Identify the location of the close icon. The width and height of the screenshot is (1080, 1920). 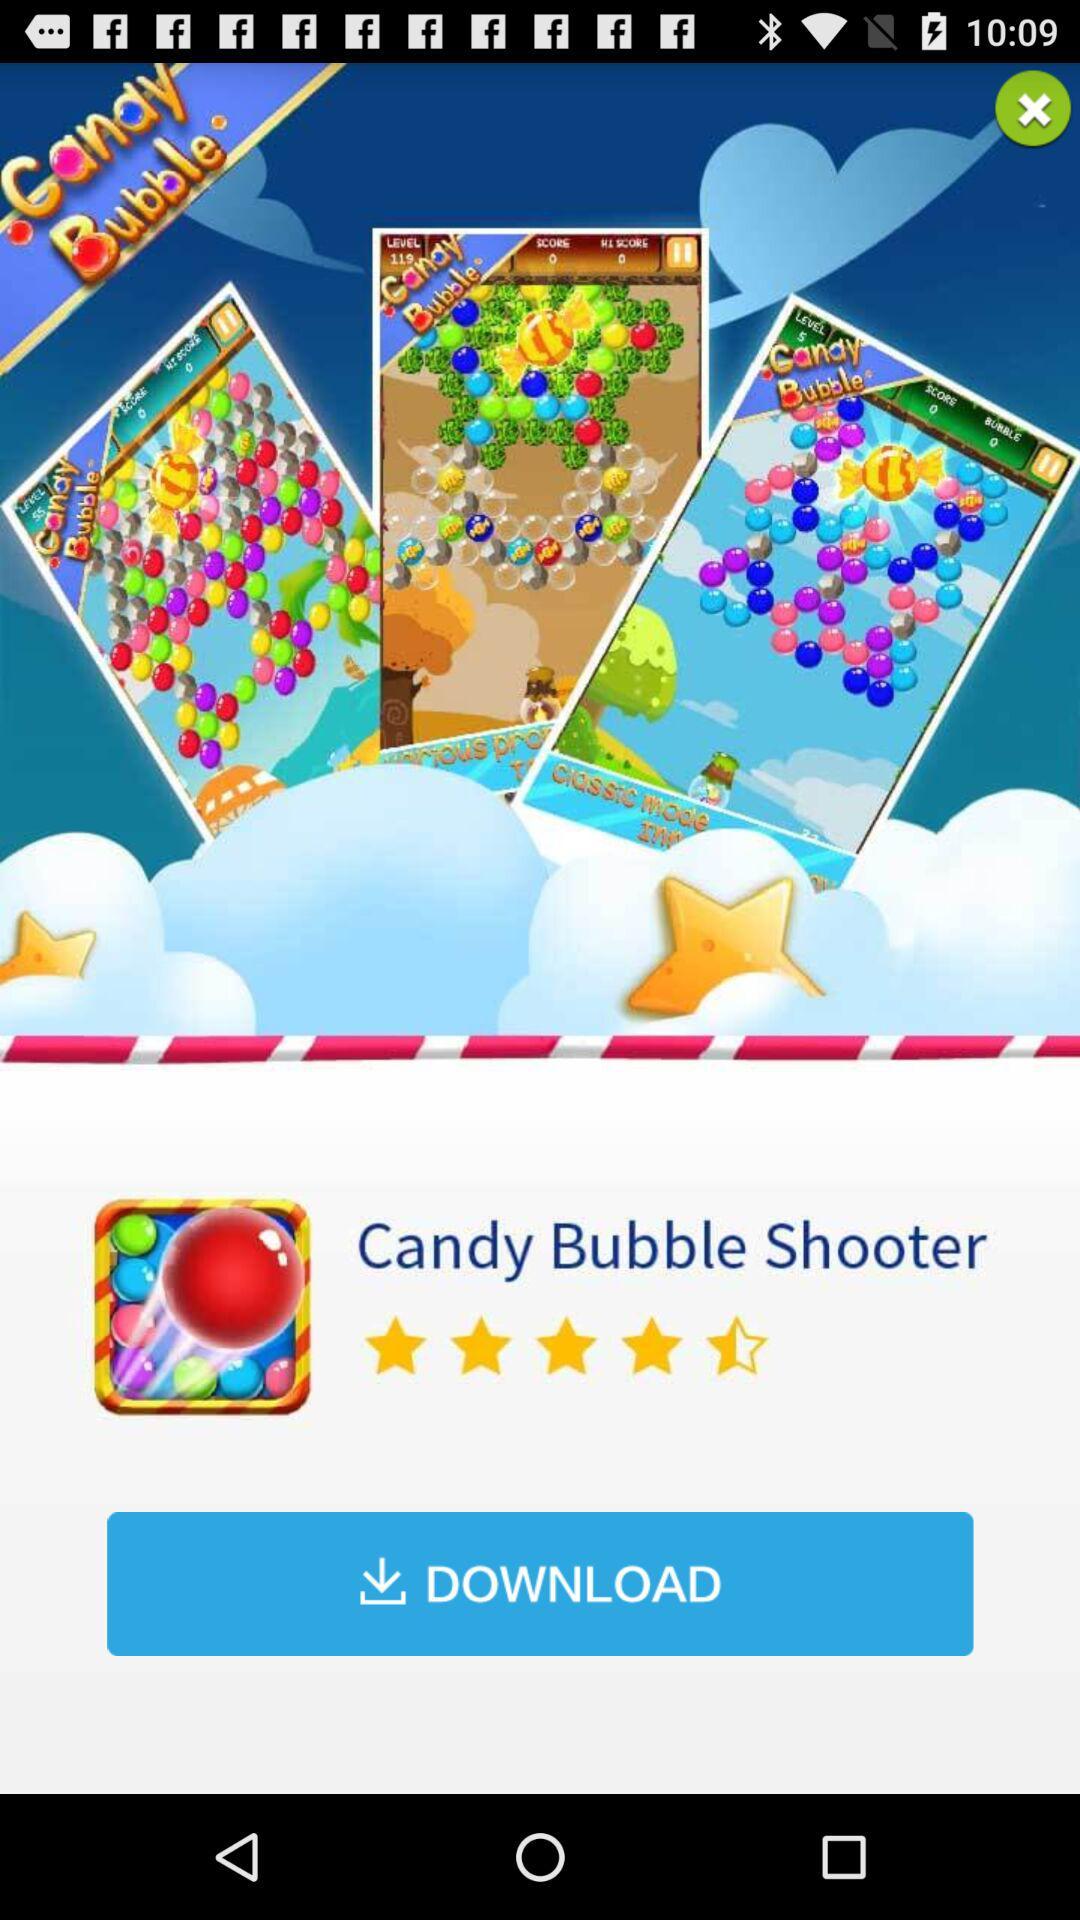
(1033, 116).